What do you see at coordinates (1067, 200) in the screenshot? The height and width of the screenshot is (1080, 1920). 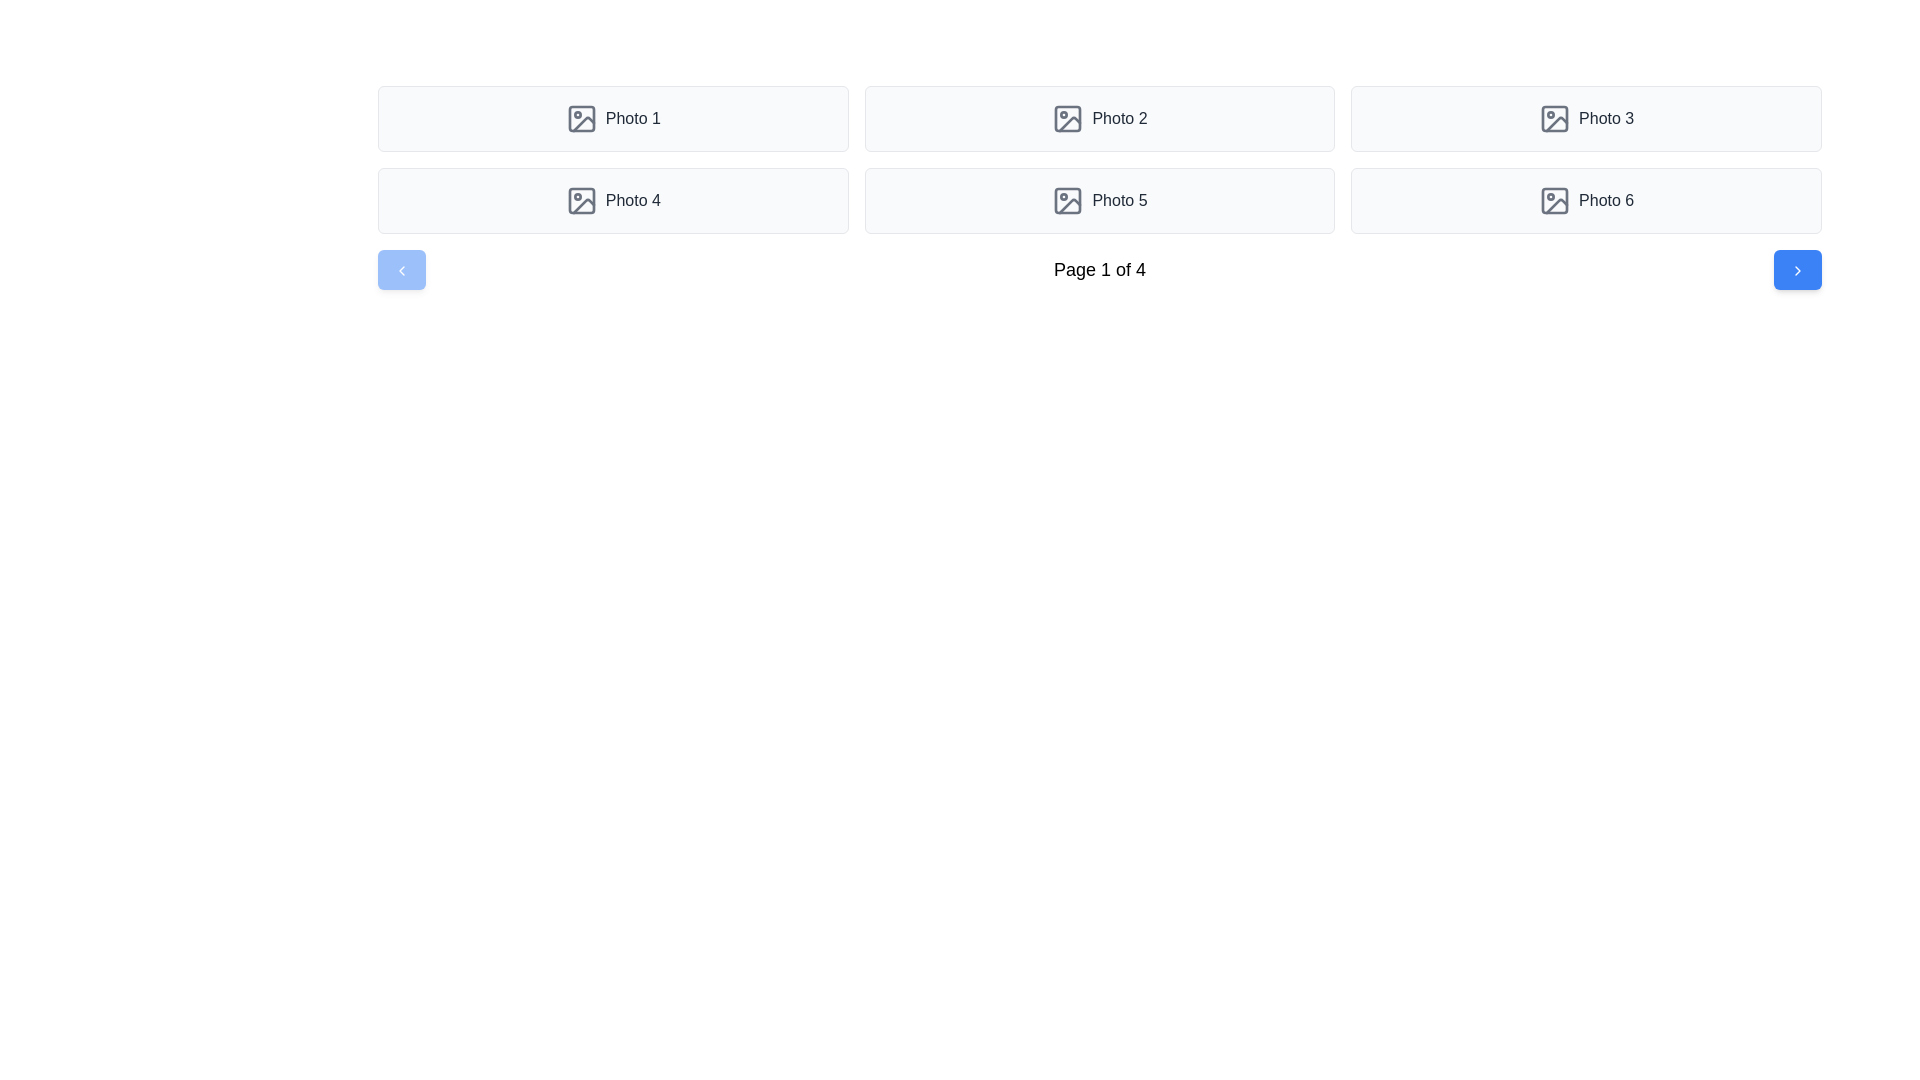 I see `the small rounded rectangle filled with gray within the photo icon graphic` at bounding box center [1067, 200].